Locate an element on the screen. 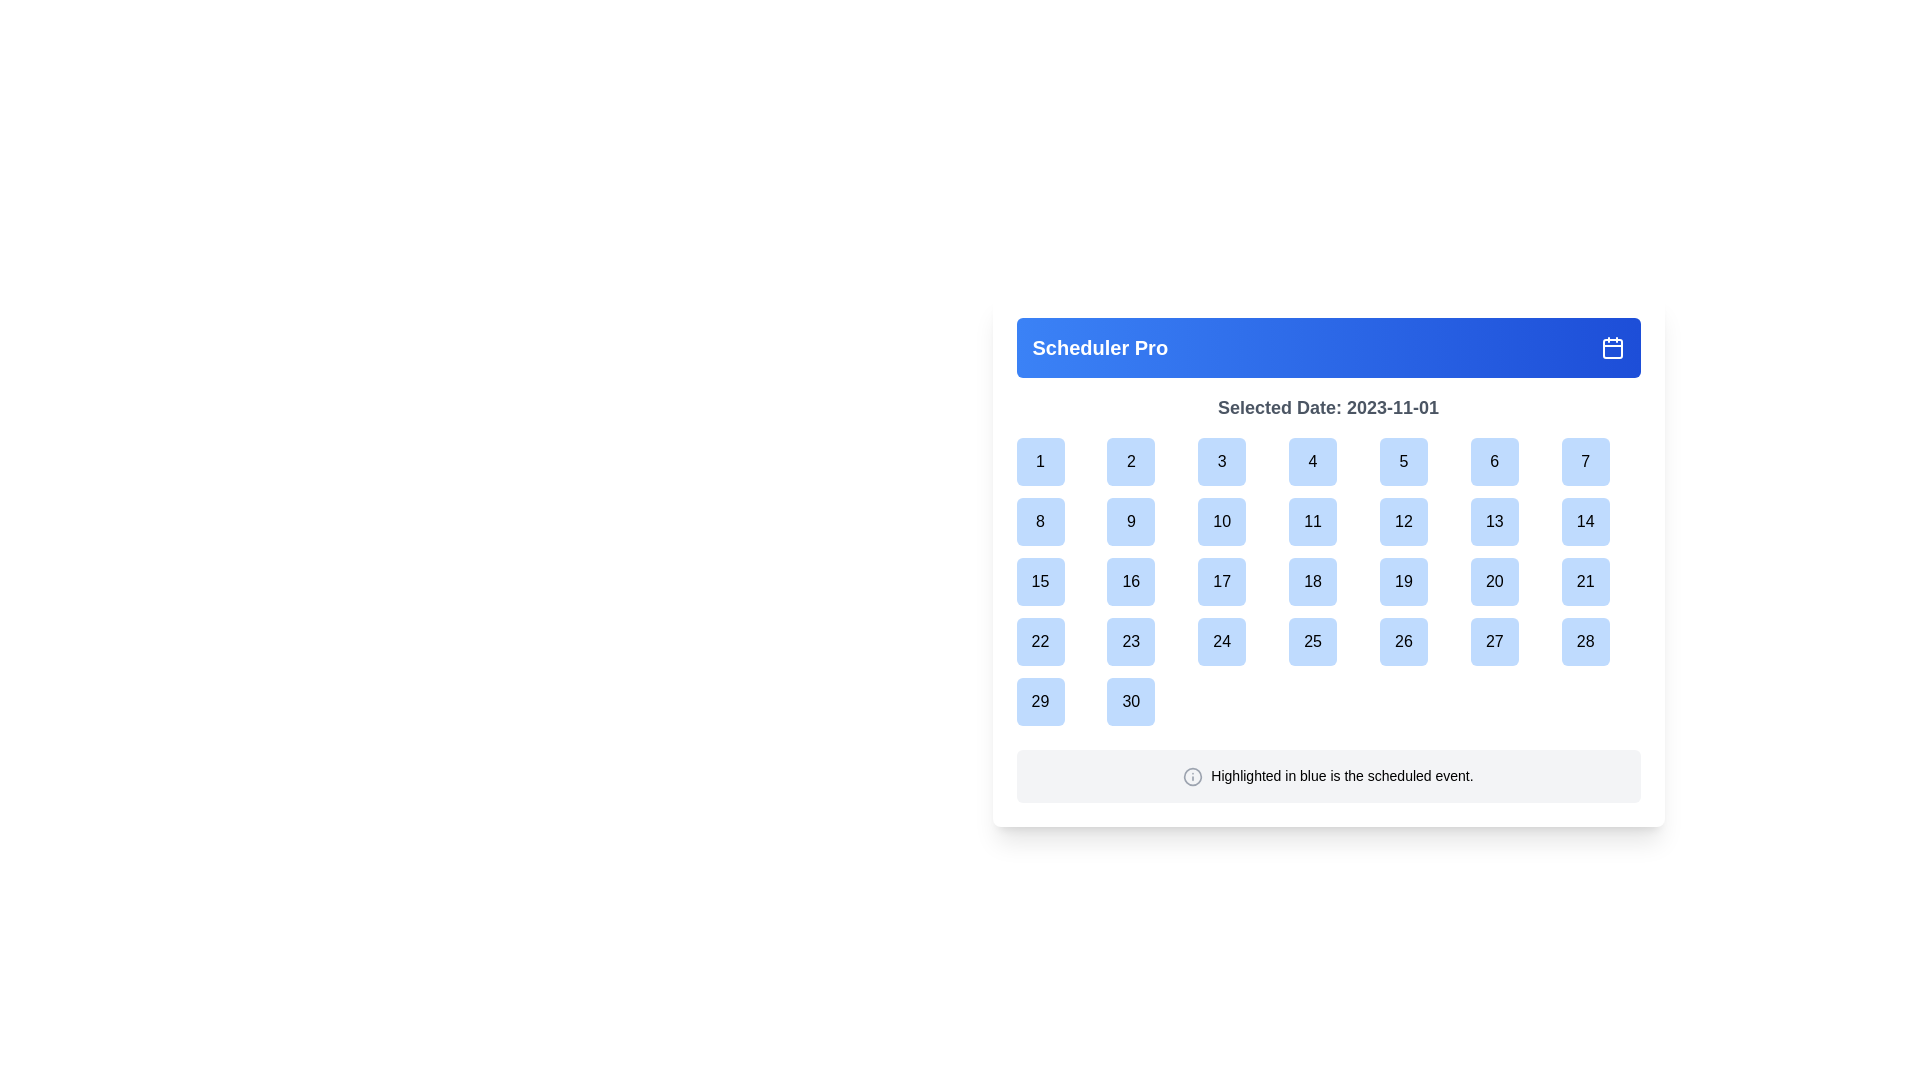 The width and height of the screenshot is (1920, 1080). to select the date '5' in the calendar date cell, which is the fifth item in the first row of the grid is located at coordinates (1418, 462).